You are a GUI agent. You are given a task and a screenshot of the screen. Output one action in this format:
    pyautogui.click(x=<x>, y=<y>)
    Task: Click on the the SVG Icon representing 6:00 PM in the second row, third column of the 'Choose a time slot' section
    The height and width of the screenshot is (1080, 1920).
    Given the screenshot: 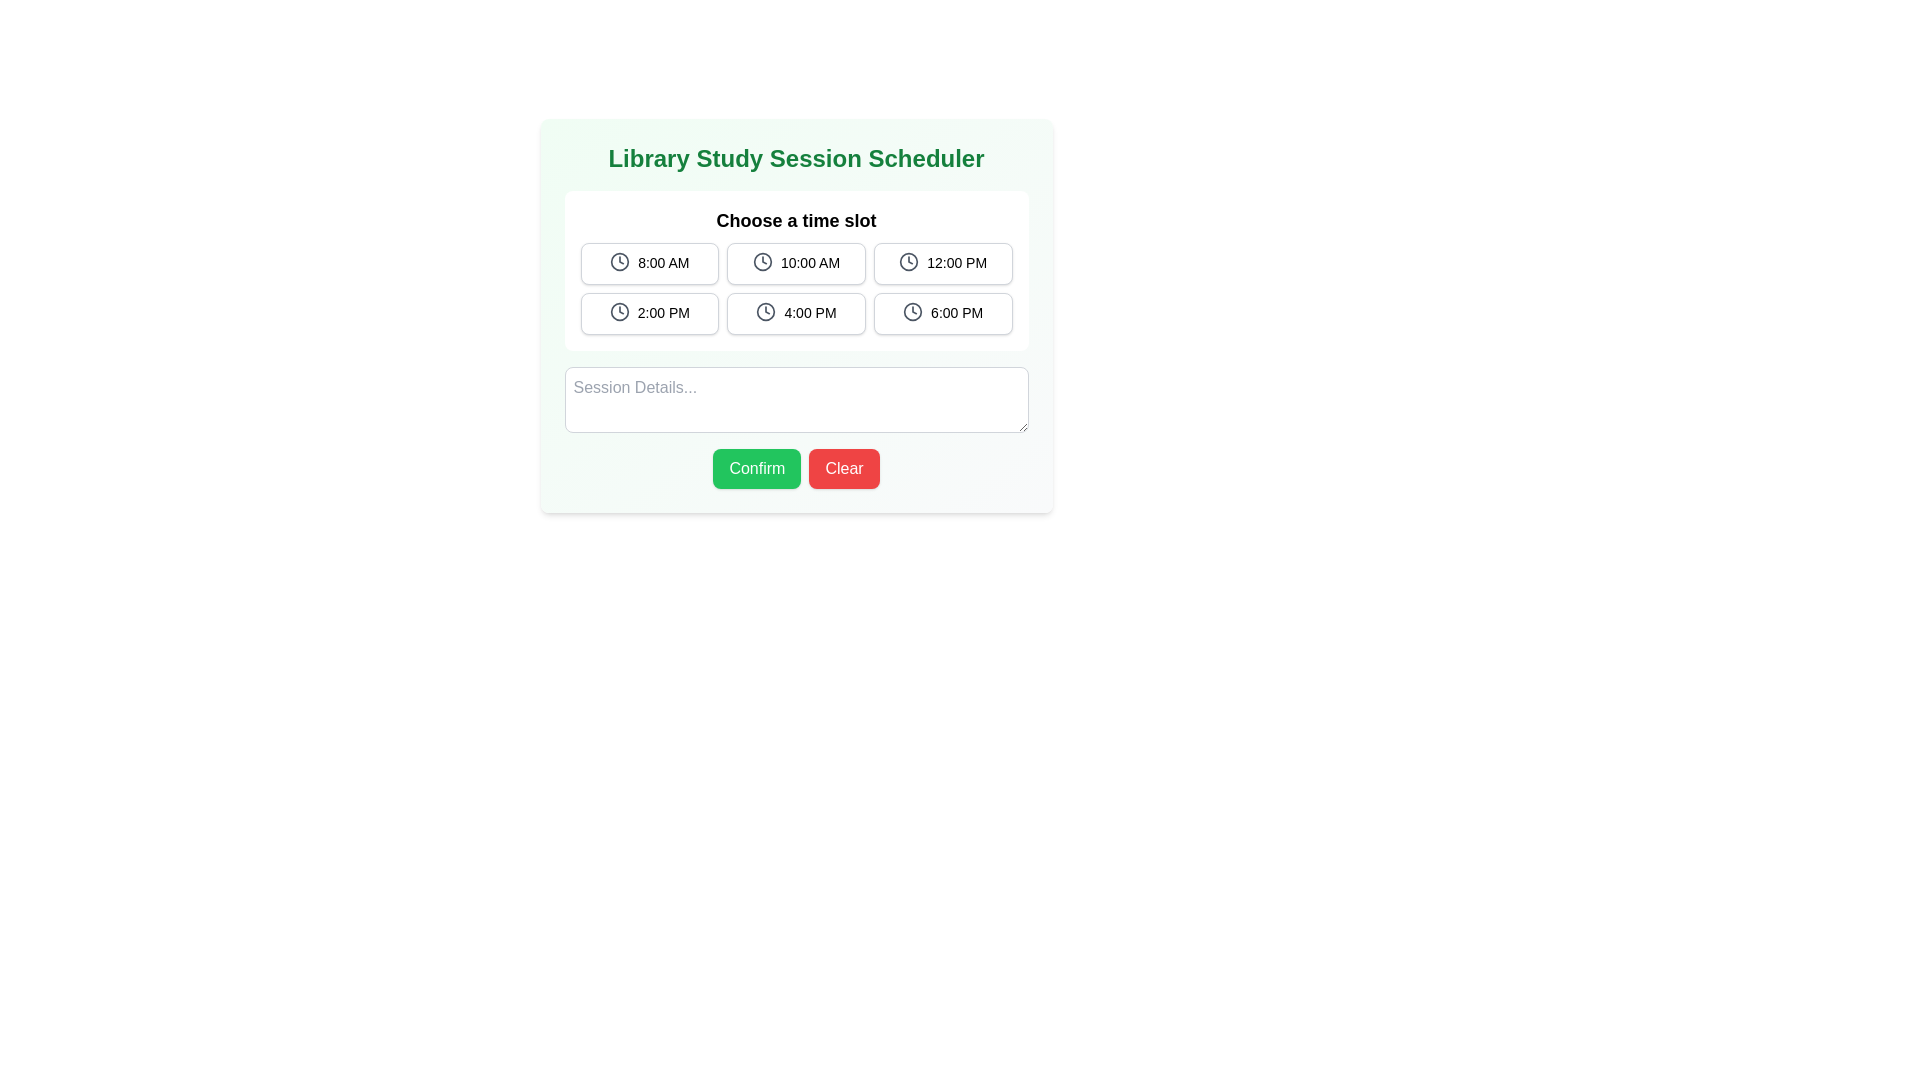 What is the action you would take?
    pyautogui.click(x=912, y=312)
    